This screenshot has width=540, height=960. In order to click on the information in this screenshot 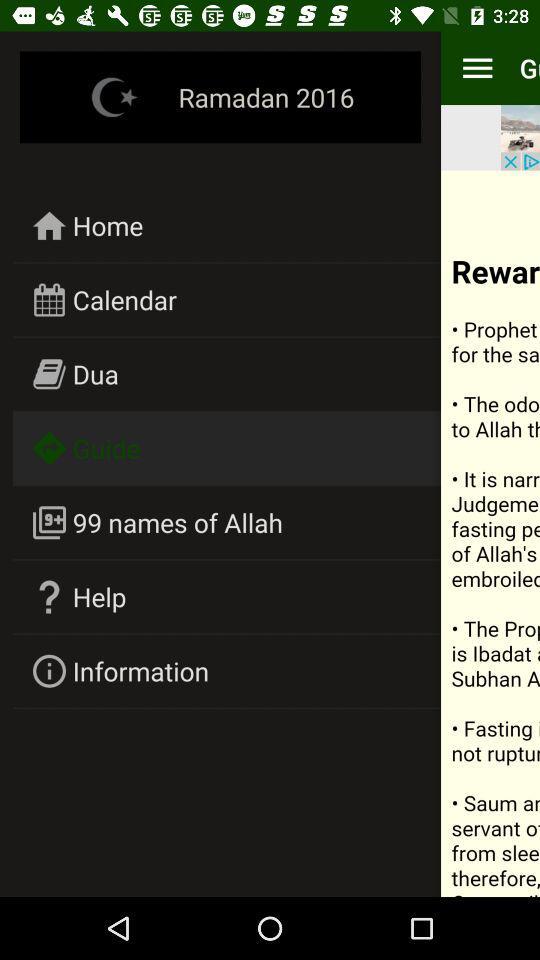, I will do `click(139, 671)`.